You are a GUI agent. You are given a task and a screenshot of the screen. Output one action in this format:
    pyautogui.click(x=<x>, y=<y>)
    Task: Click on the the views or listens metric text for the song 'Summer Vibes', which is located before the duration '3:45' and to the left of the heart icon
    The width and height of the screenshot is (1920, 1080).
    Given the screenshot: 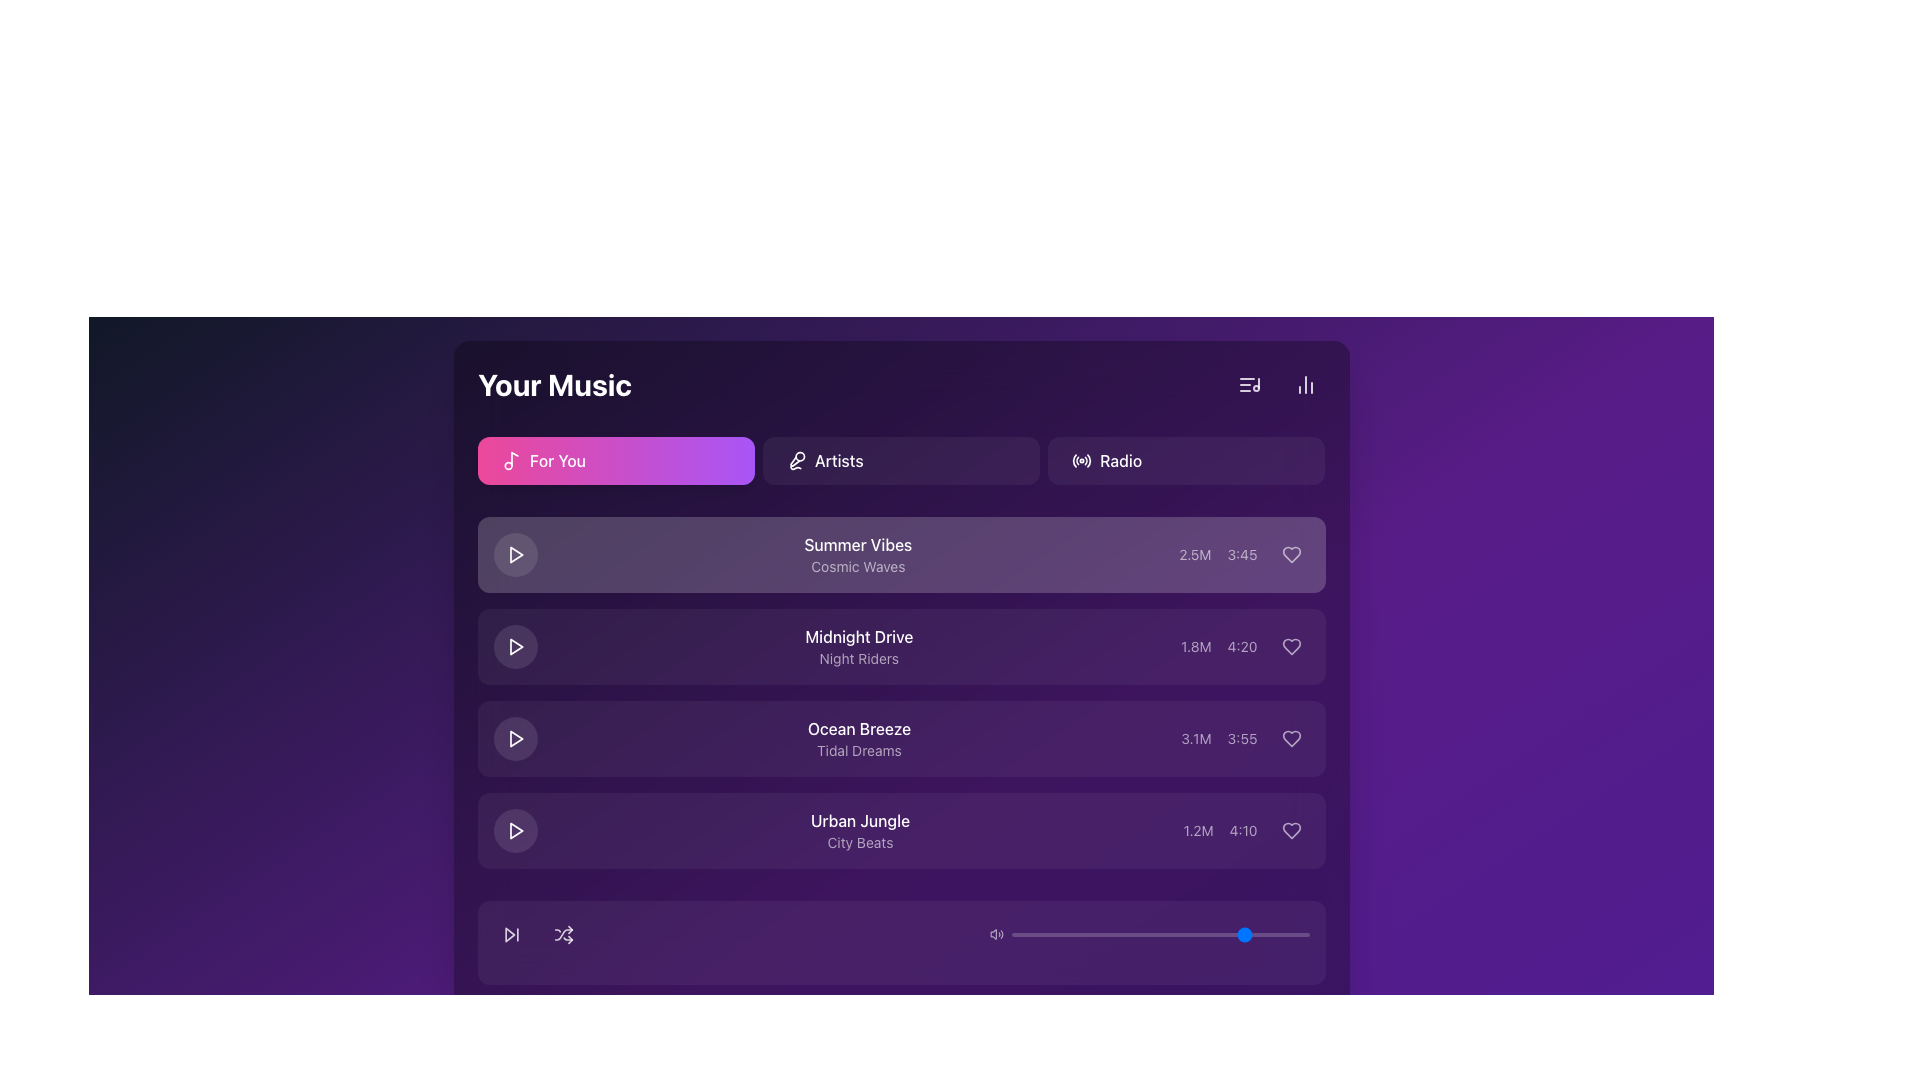 What is the action you would take?
    pyautogui.click(x=1195, y=555)
    